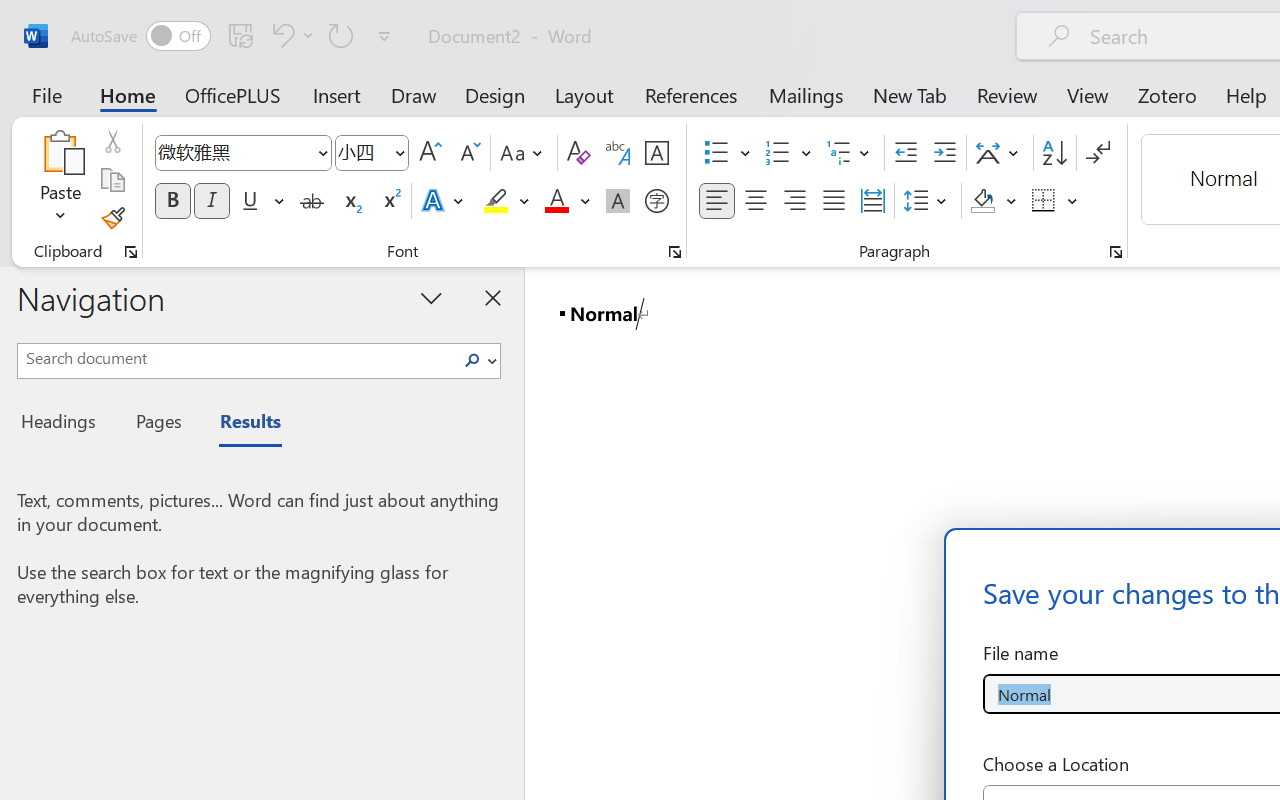 This screenshot has width=1280, height=800. What do you see at coordinates (372, 153) in the screenshot?
I see `'Font Size'` at bounding box center [372, 153].